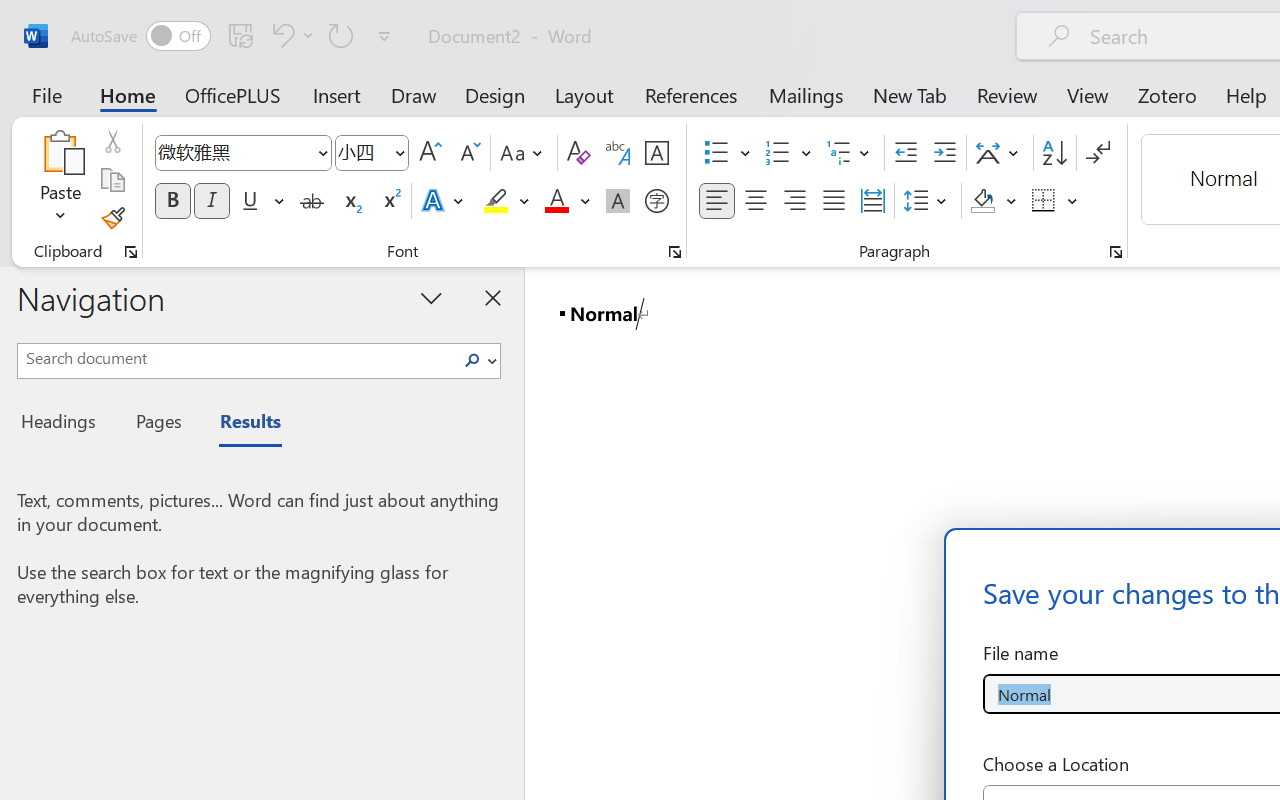 This screenshot has width=1280, height=800. What do you see at coordinates (372, 153) in the screenshot?
I see `'Font Size'` at bounding box center [372, 153].